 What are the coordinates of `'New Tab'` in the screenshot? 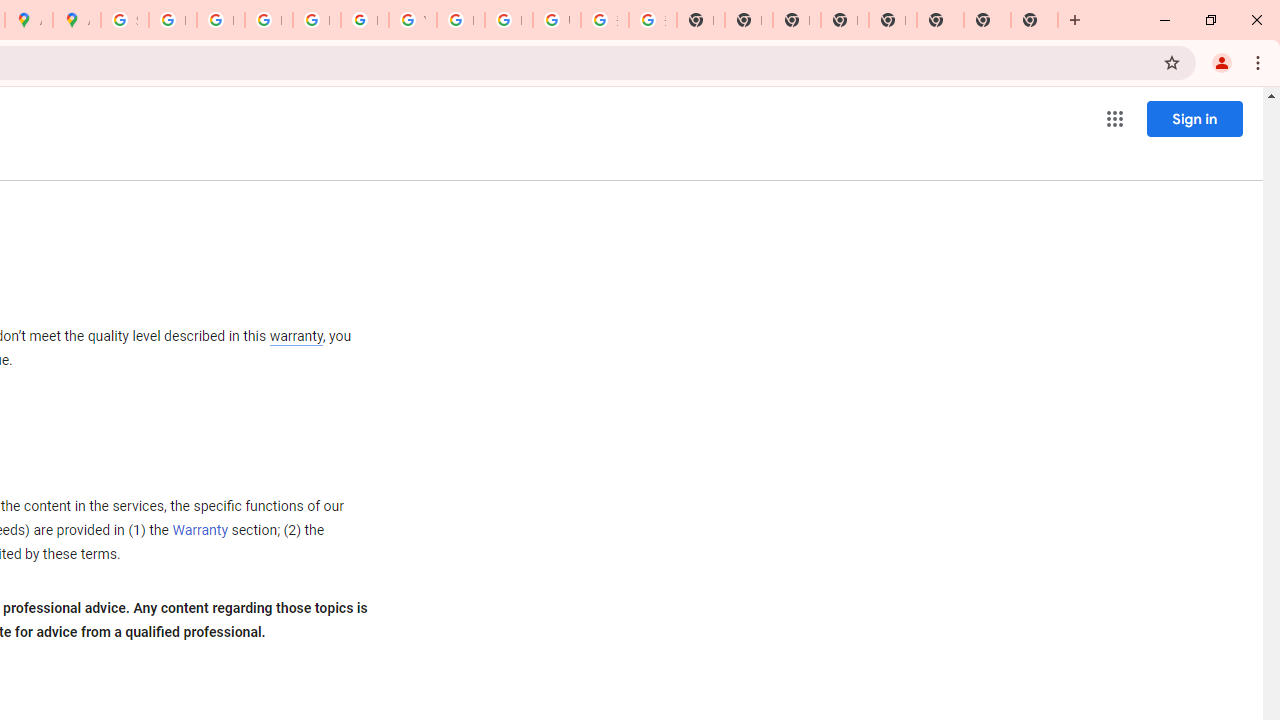 It's located at (1034, 20).